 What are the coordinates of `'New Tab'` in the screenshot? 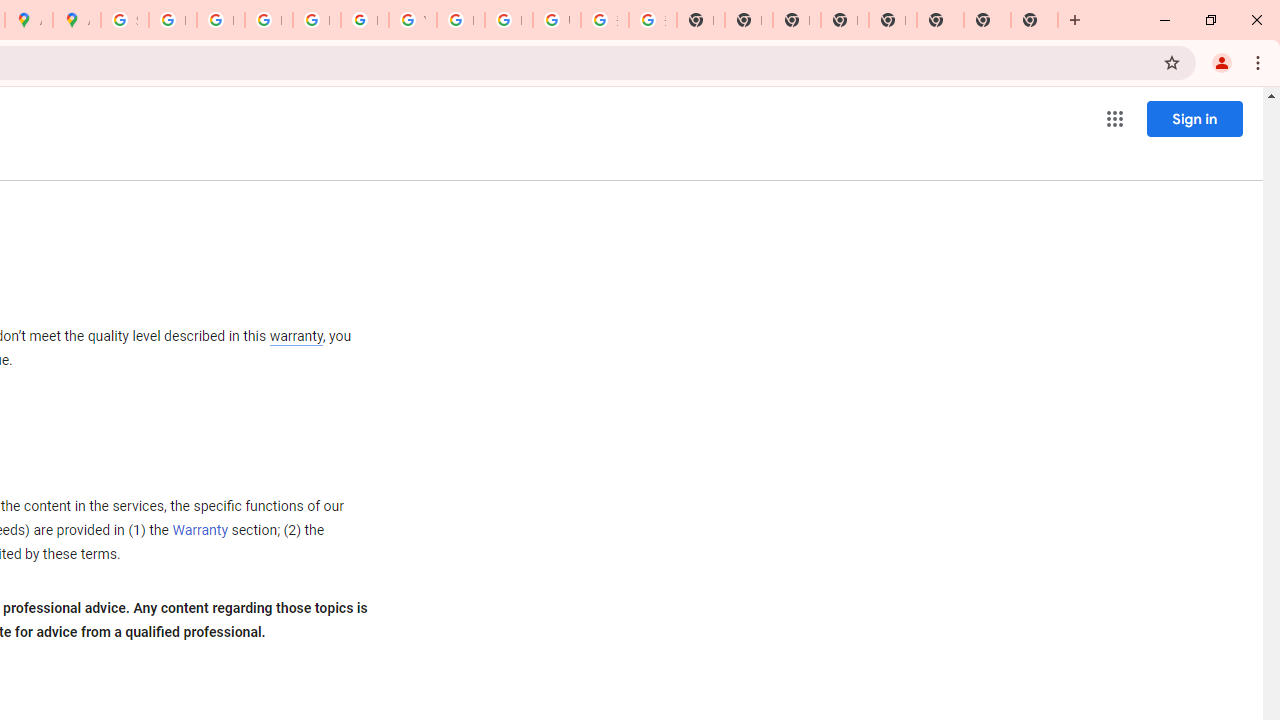 It's located at (1034, 20).